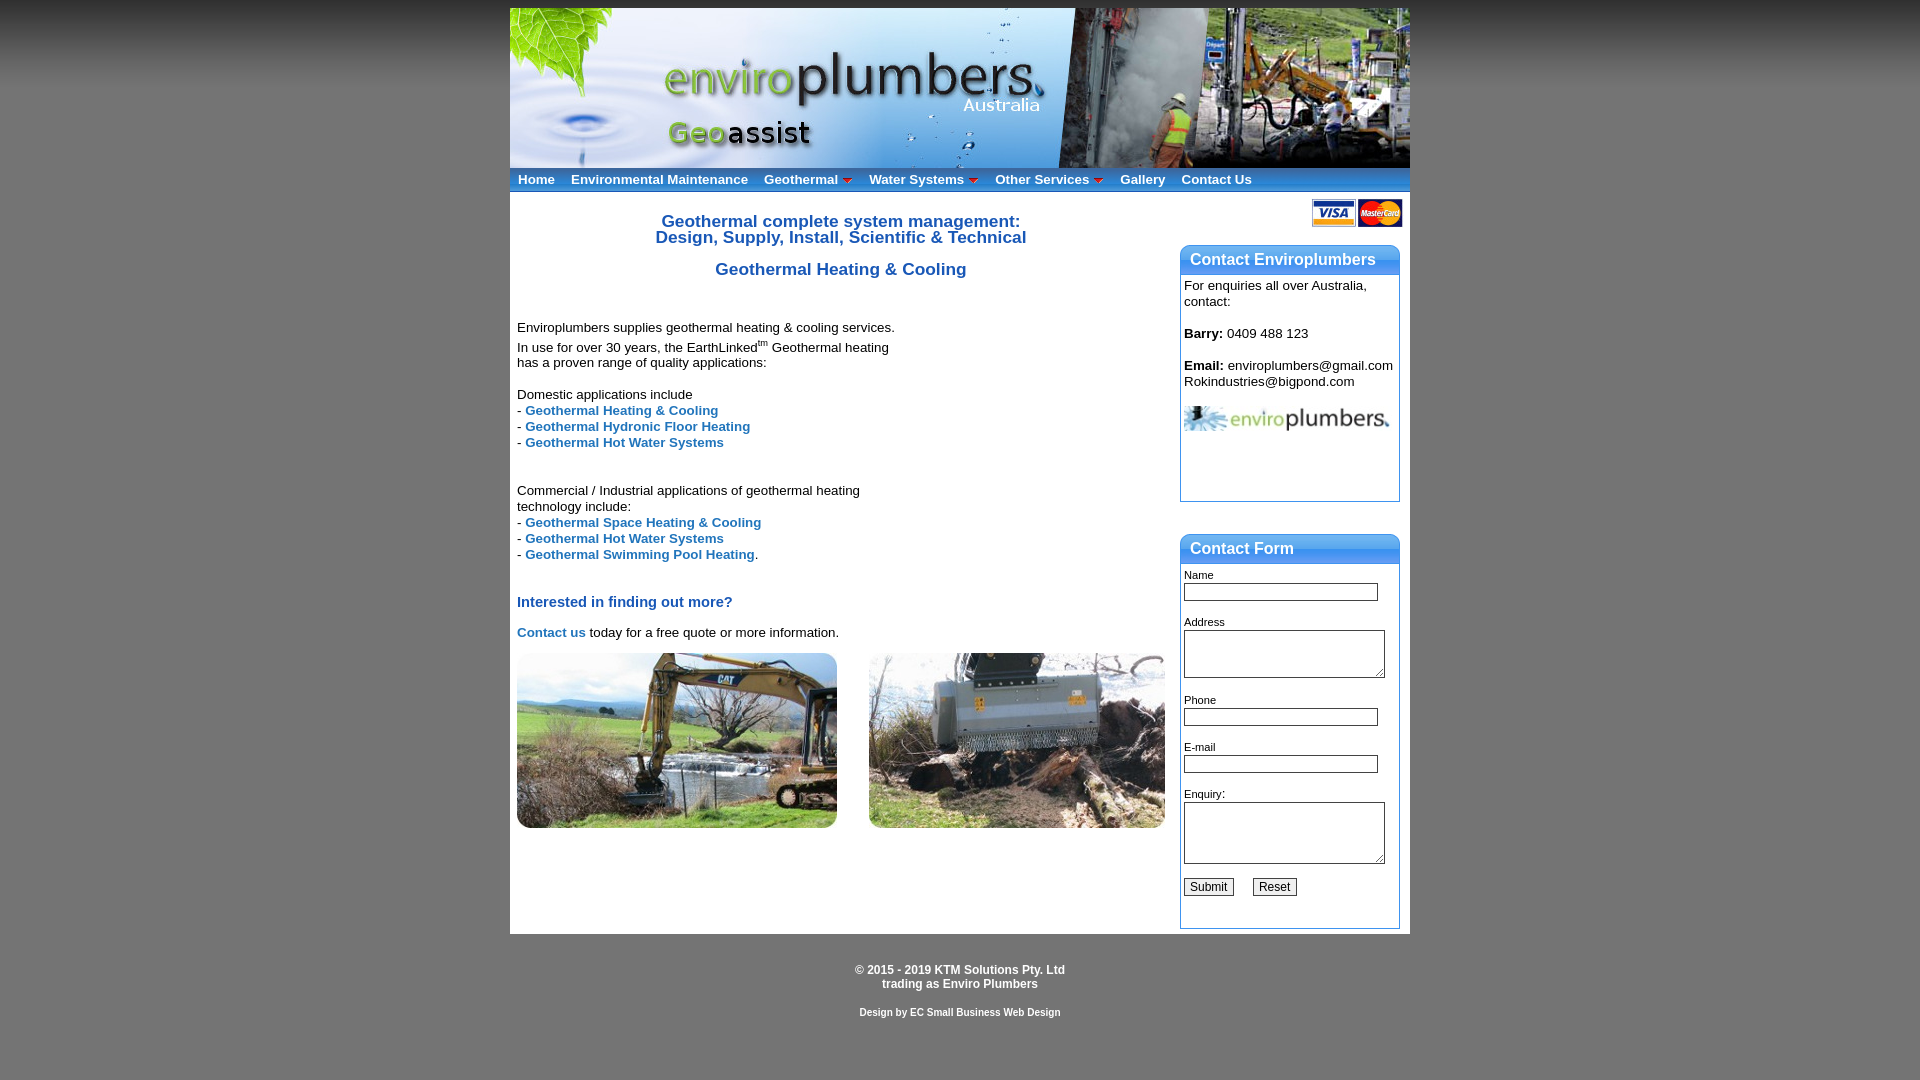  What do you see at coordinates (659, 178) in the screenshot?
I see `'Environmental Maintenance'` at bounding box center [659, 178].